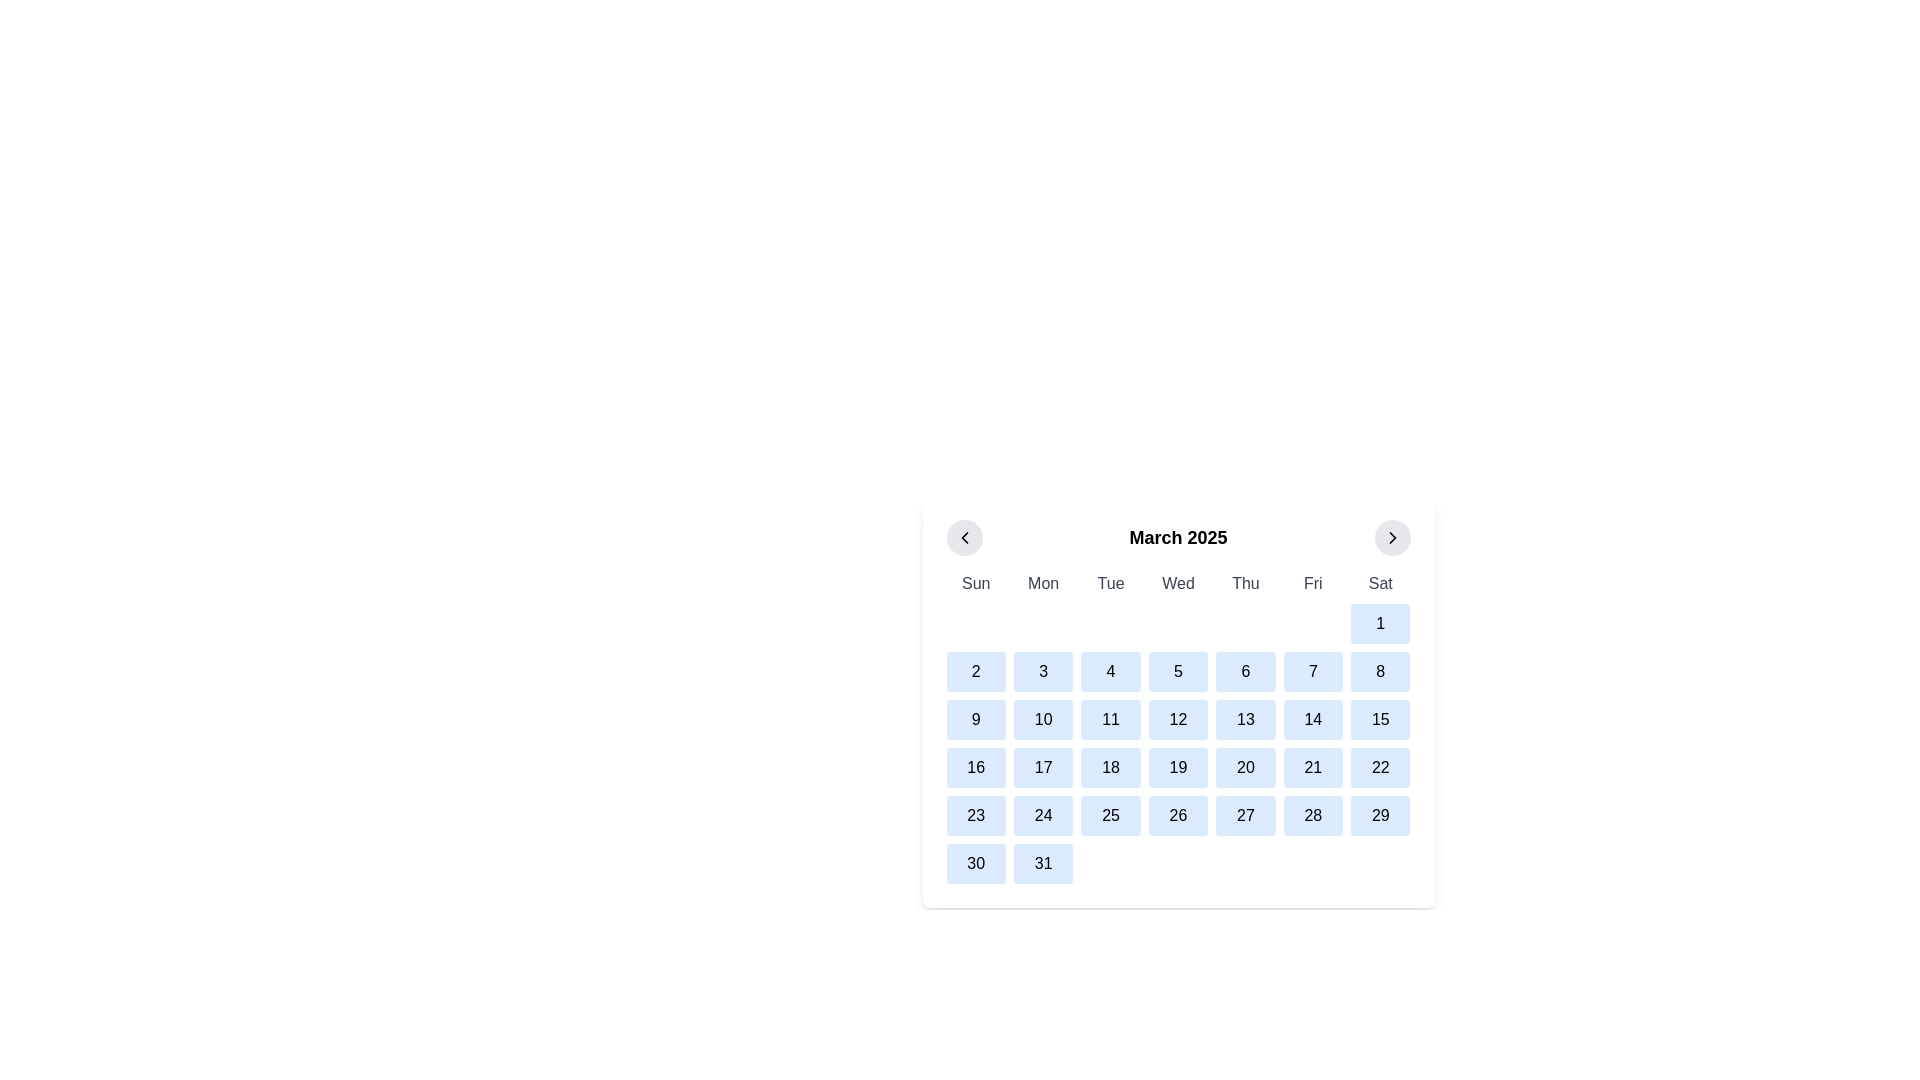 This screenshot has height=1080, width=1920. What do you see at coordinates (1391, 536) in the screenshot?
I see `the navigation button located on the right side of the date header 'March 2025' in the calendar view` at bounding box center [1391, 536].